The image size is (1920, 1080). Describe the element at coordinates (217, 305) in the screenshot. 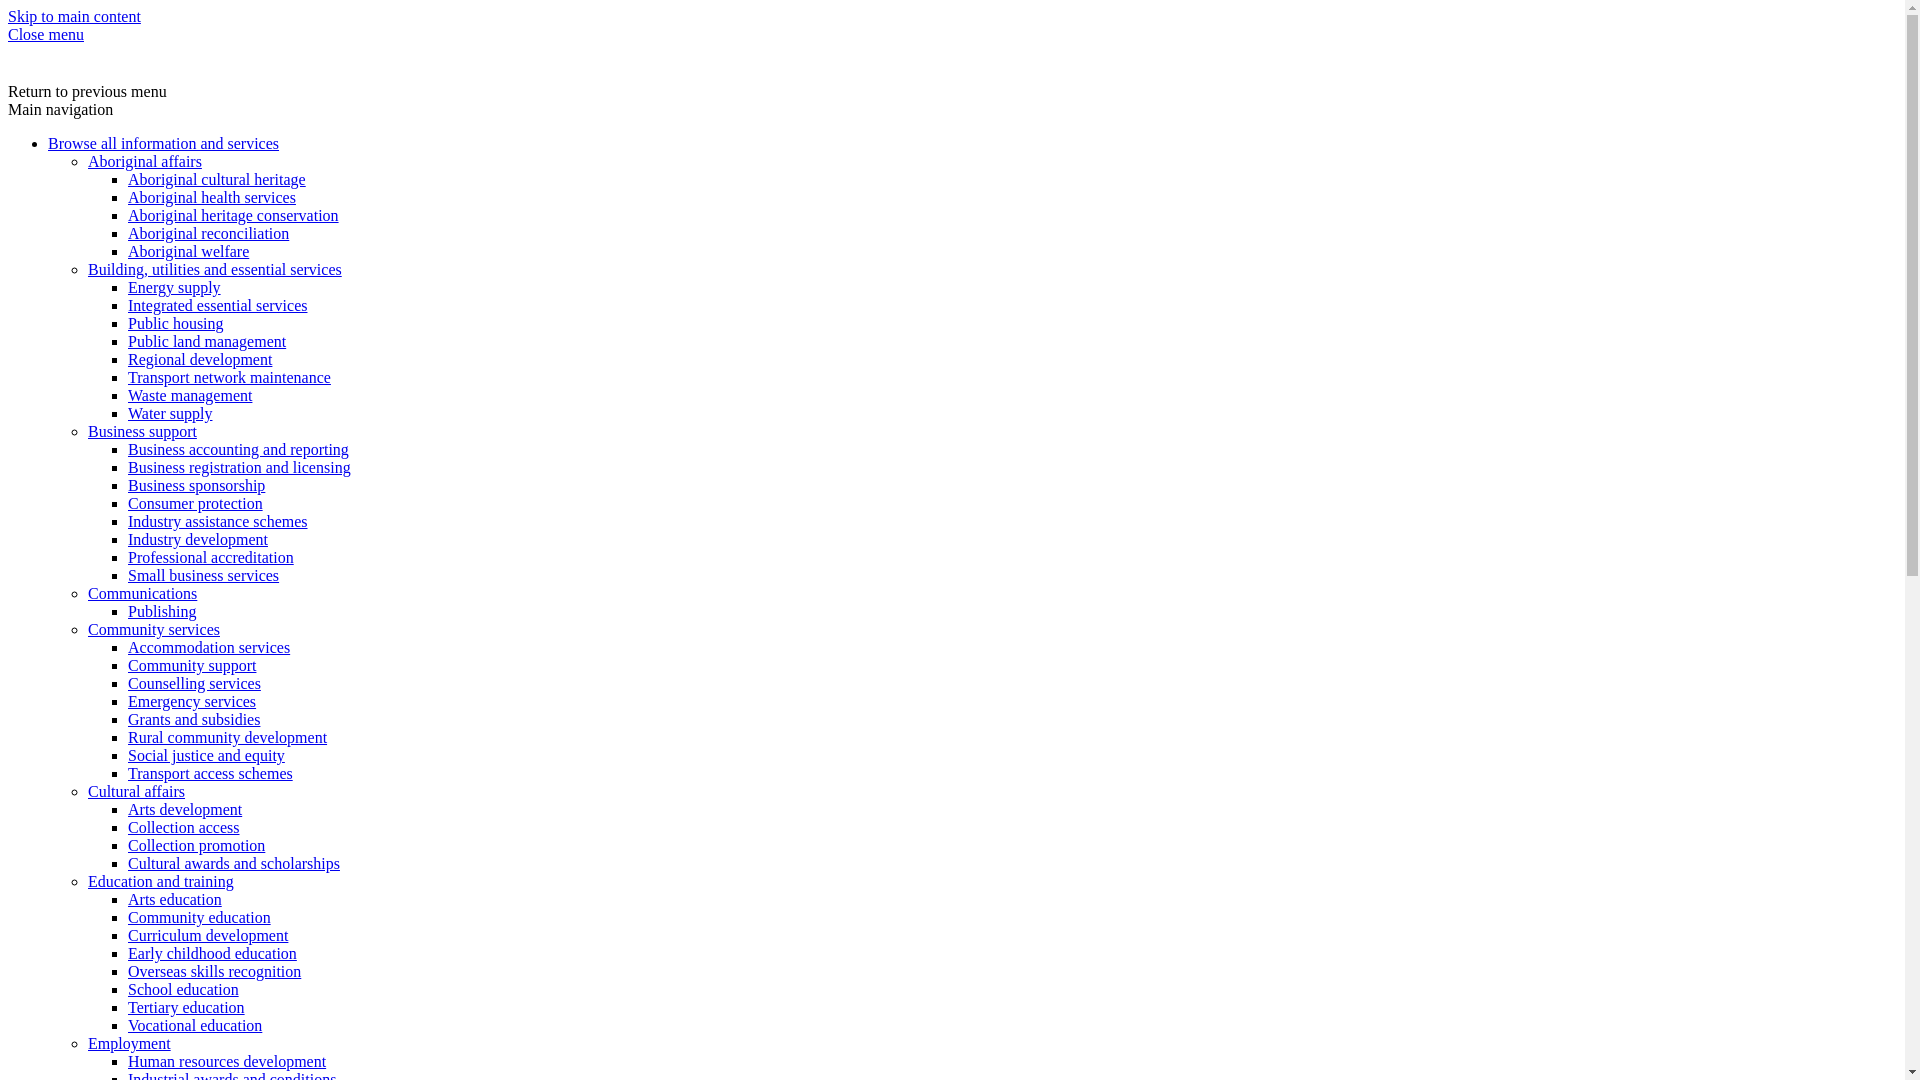

I see `'Integrated essential services'` at that location.